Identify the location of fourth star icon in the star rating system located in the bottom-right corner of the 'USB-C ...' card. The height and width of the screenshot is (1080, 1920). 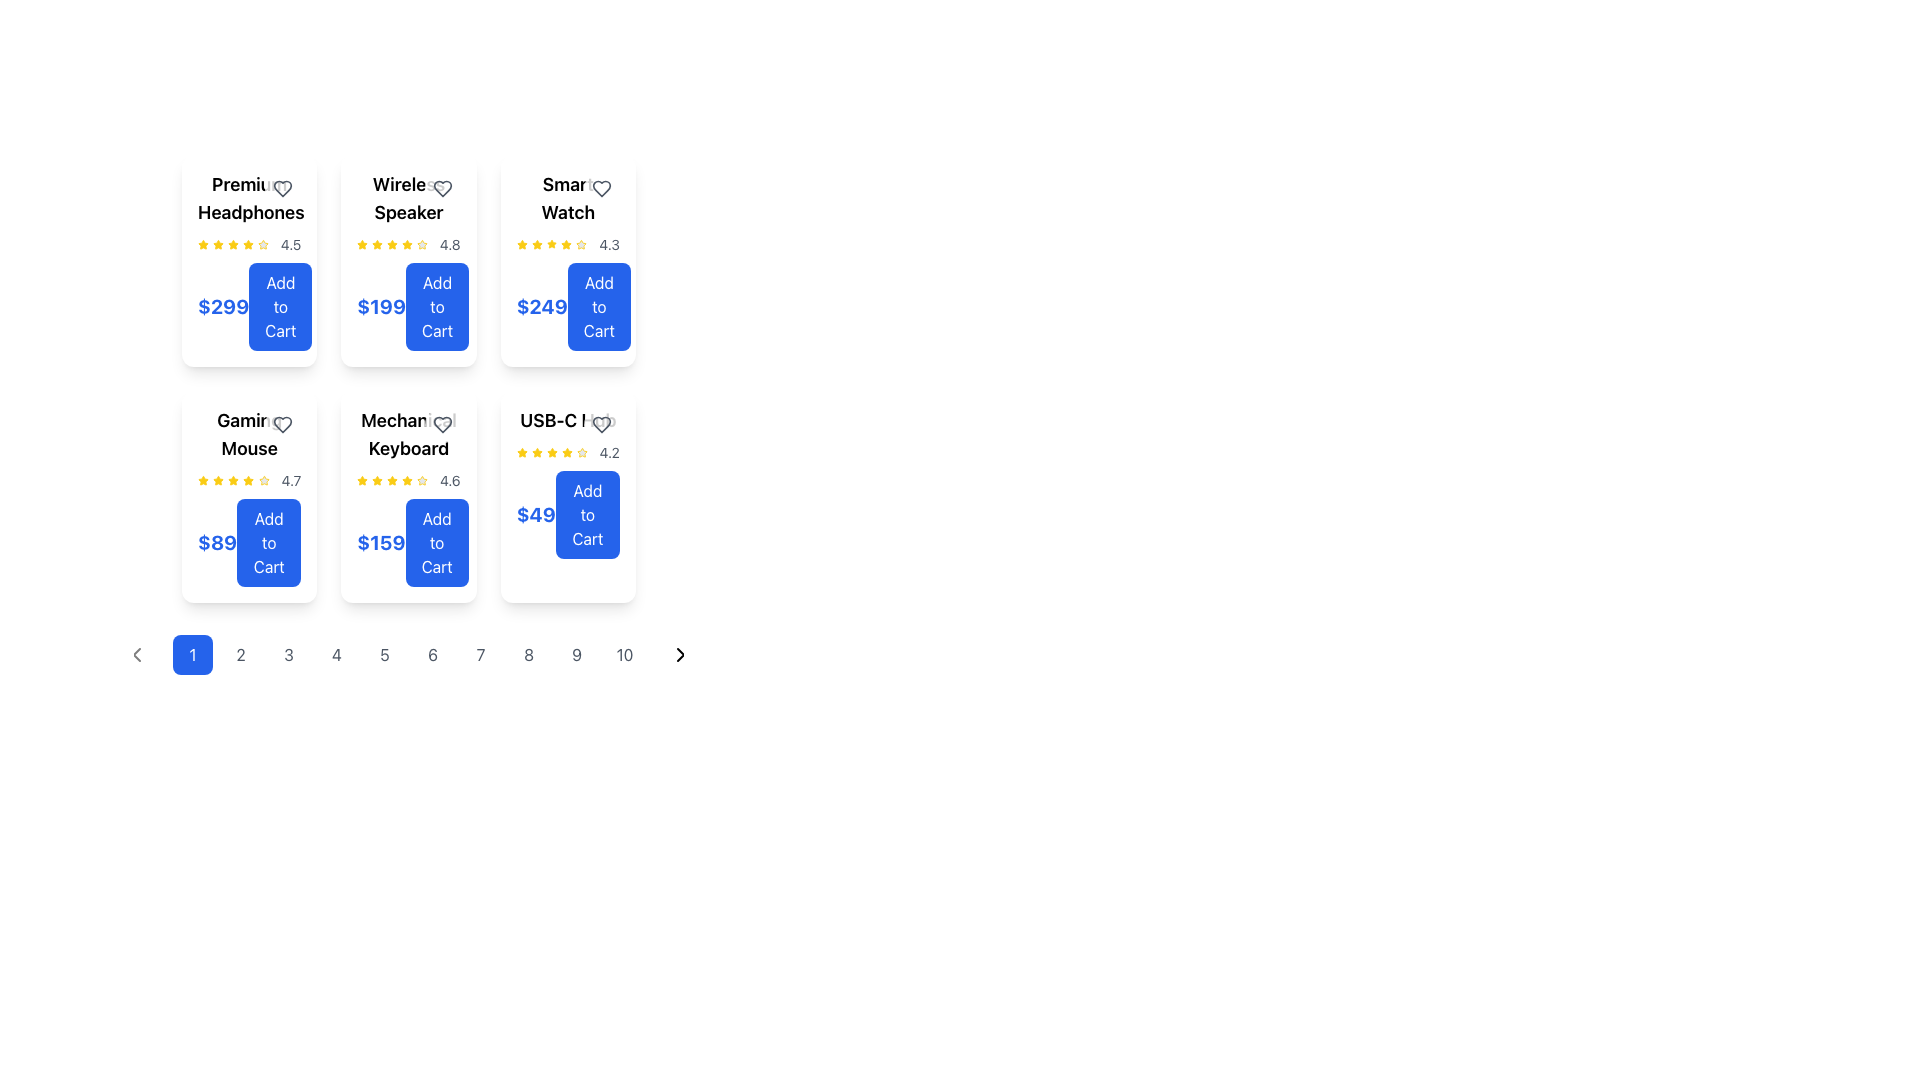
(552, 452).